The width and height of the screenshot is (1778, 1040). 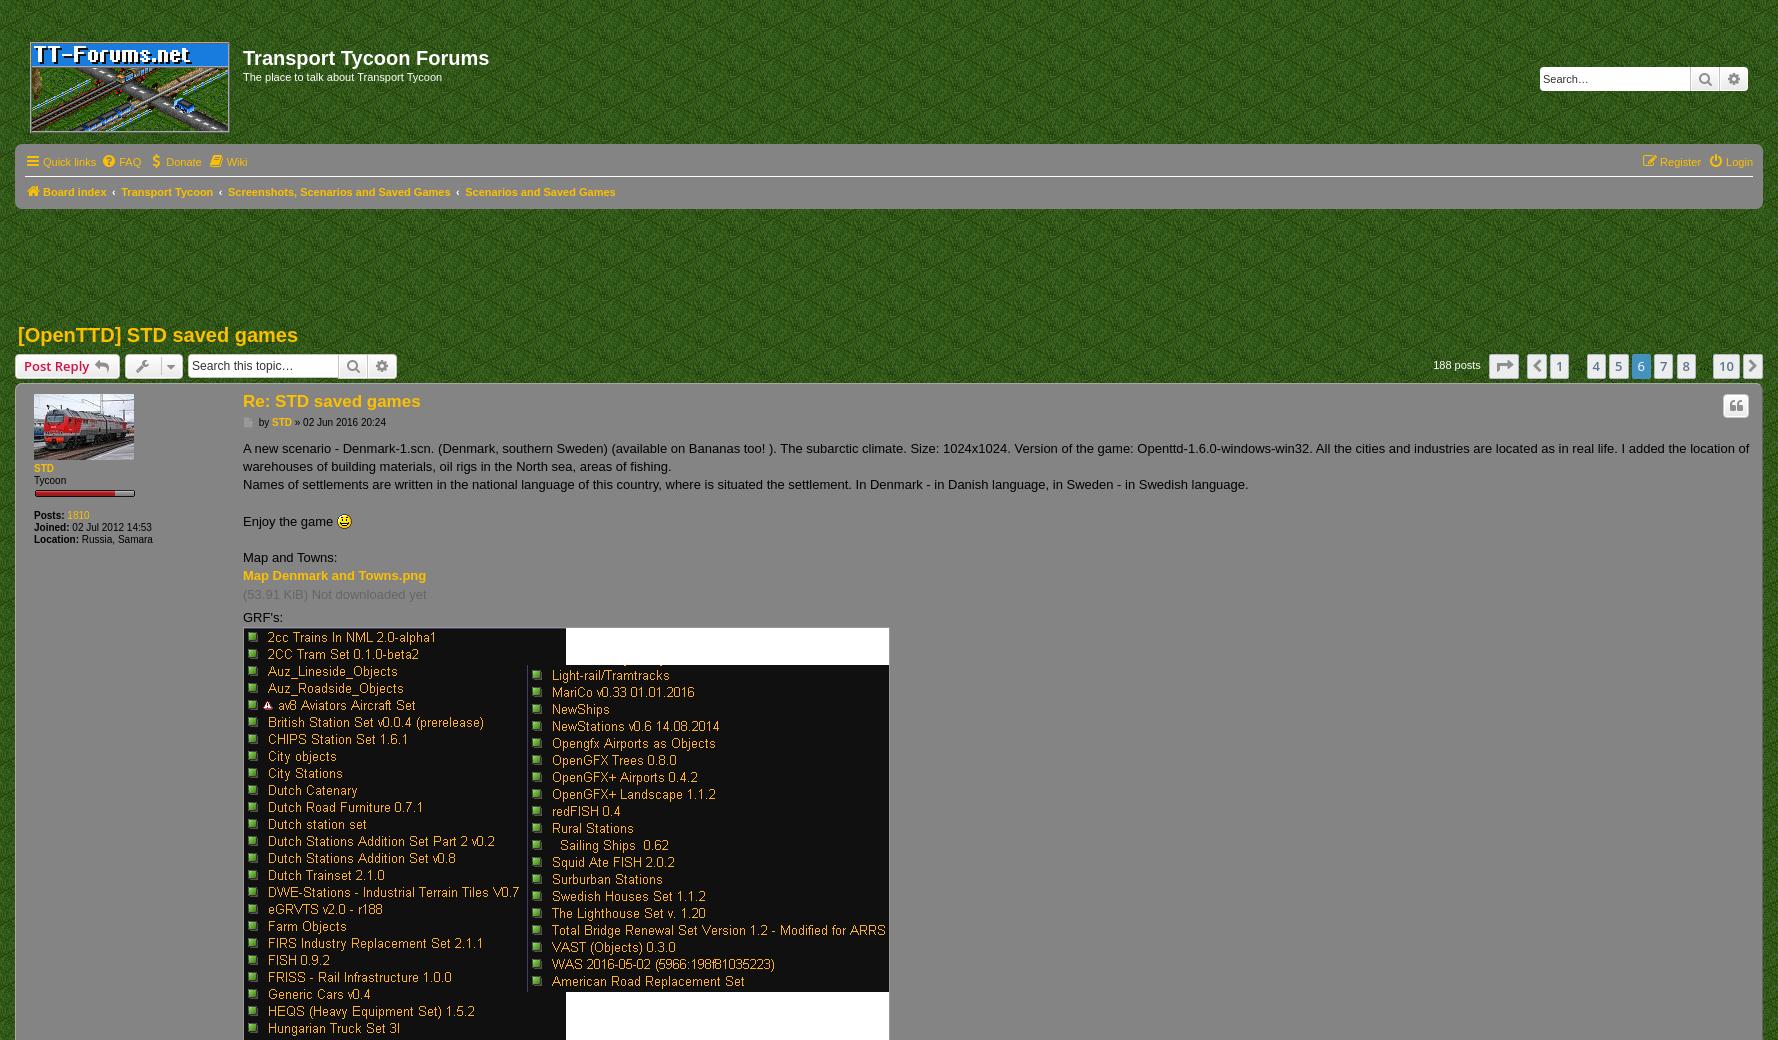 I want to click on 'Previous', so click(x=1548, y=366).